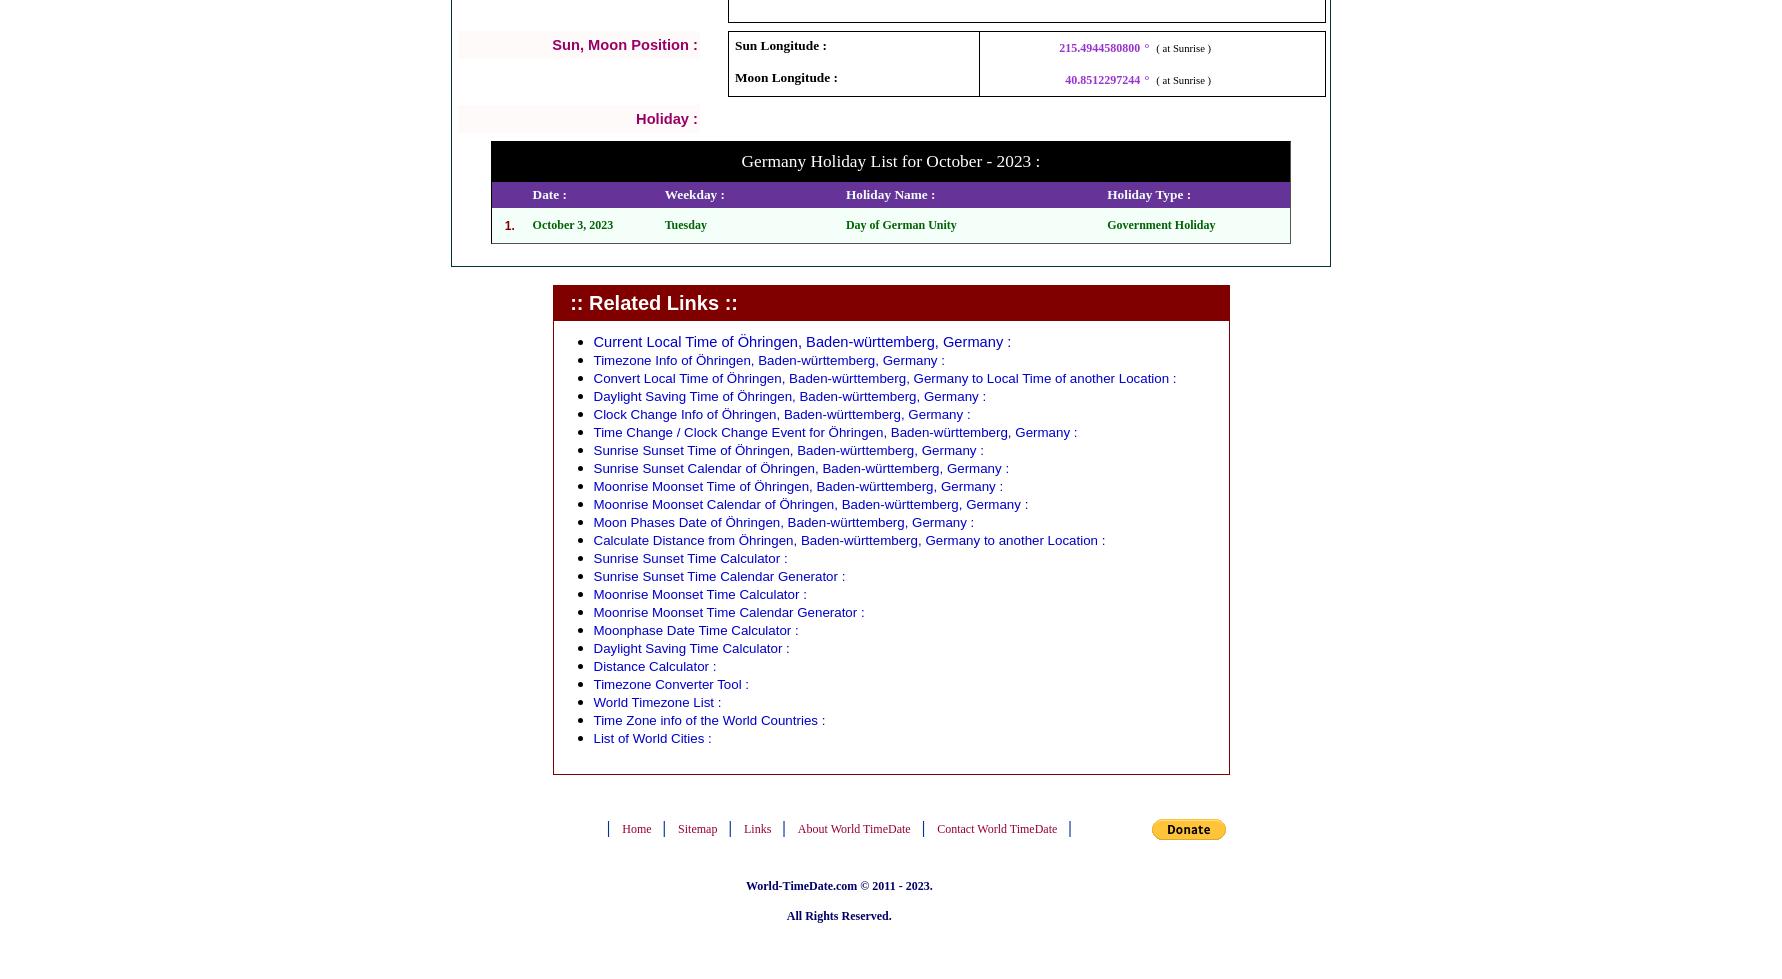 This screenshot has width=1782, height=979. I want to click on 'Time Zone info of the World Countries :', so click(593, 718).